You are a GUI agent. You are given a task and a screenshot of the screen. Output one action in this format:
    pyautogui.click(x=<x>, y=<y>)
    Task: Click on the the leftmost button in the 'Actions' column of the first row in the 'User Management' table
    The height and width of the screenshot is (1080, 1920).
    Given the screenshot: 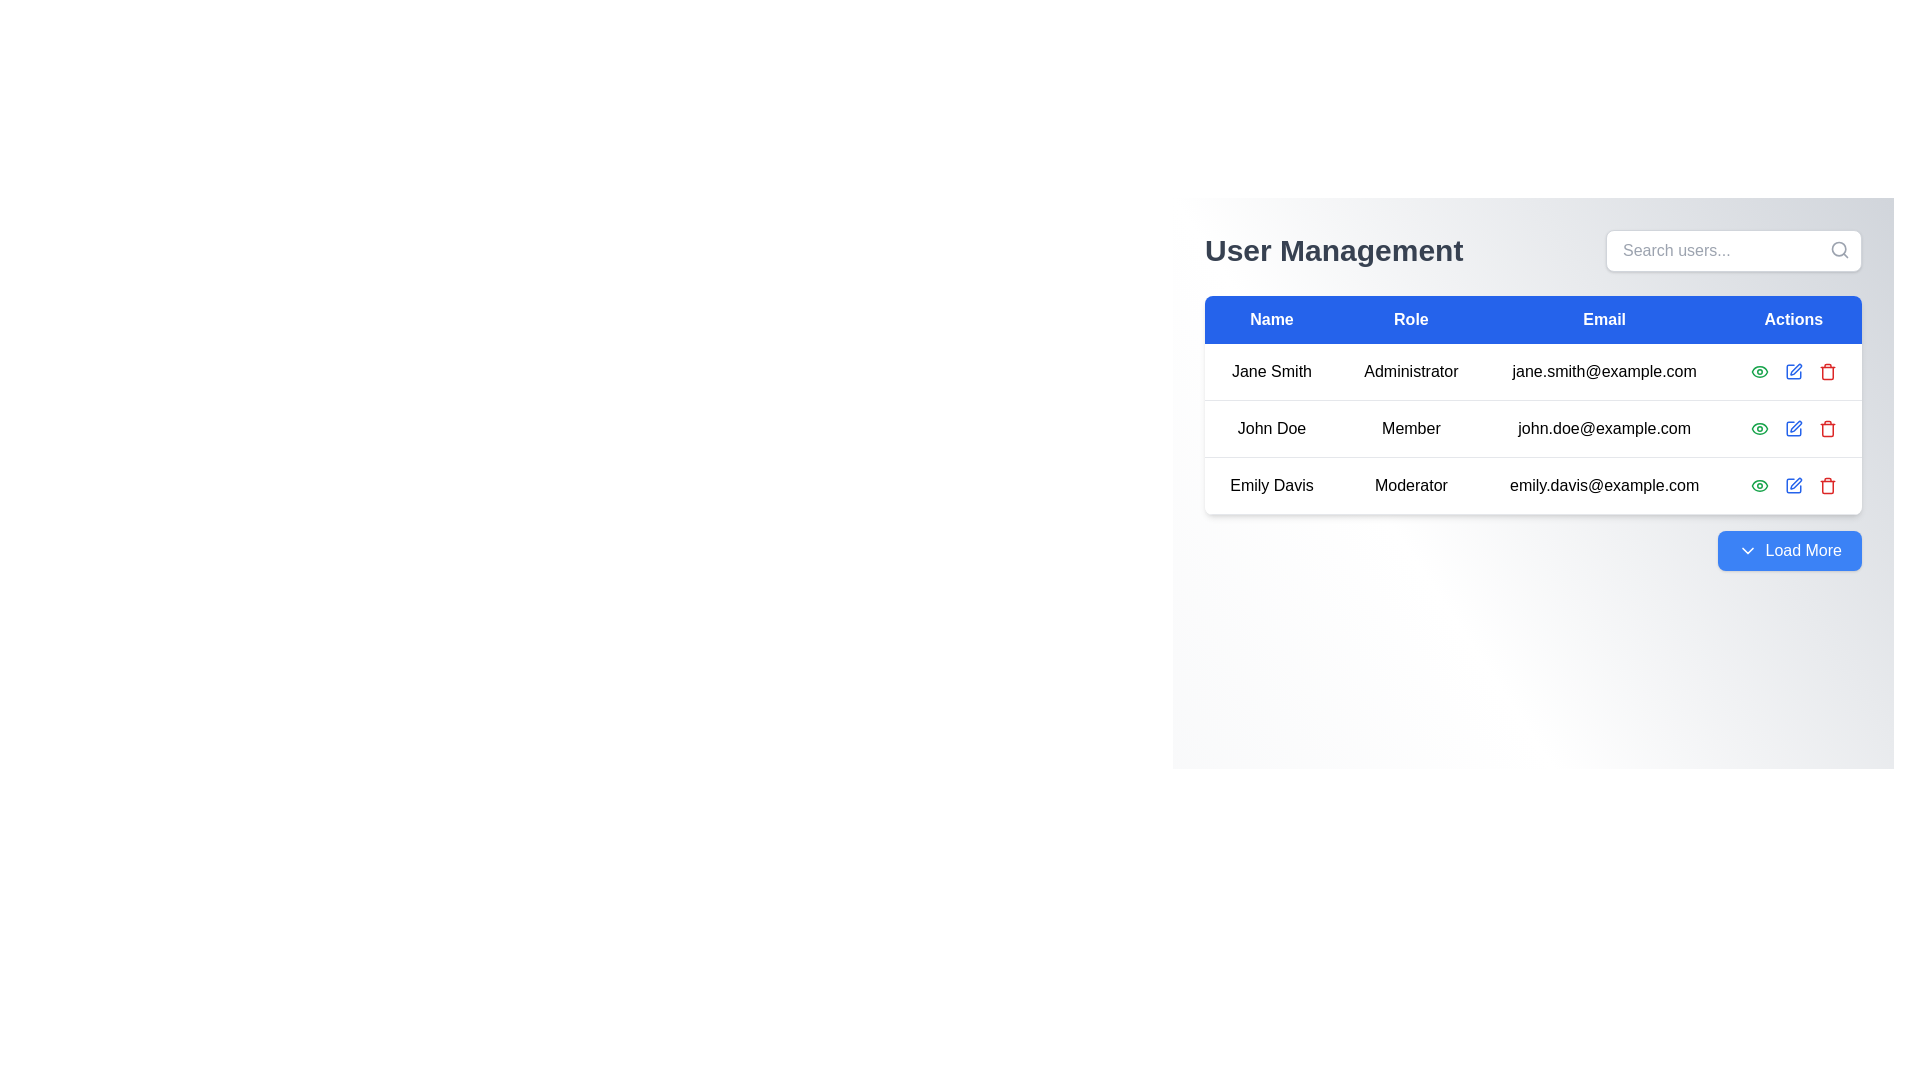 What is the action you would take?
    pyautogui.click(x=1758, y=371)
    